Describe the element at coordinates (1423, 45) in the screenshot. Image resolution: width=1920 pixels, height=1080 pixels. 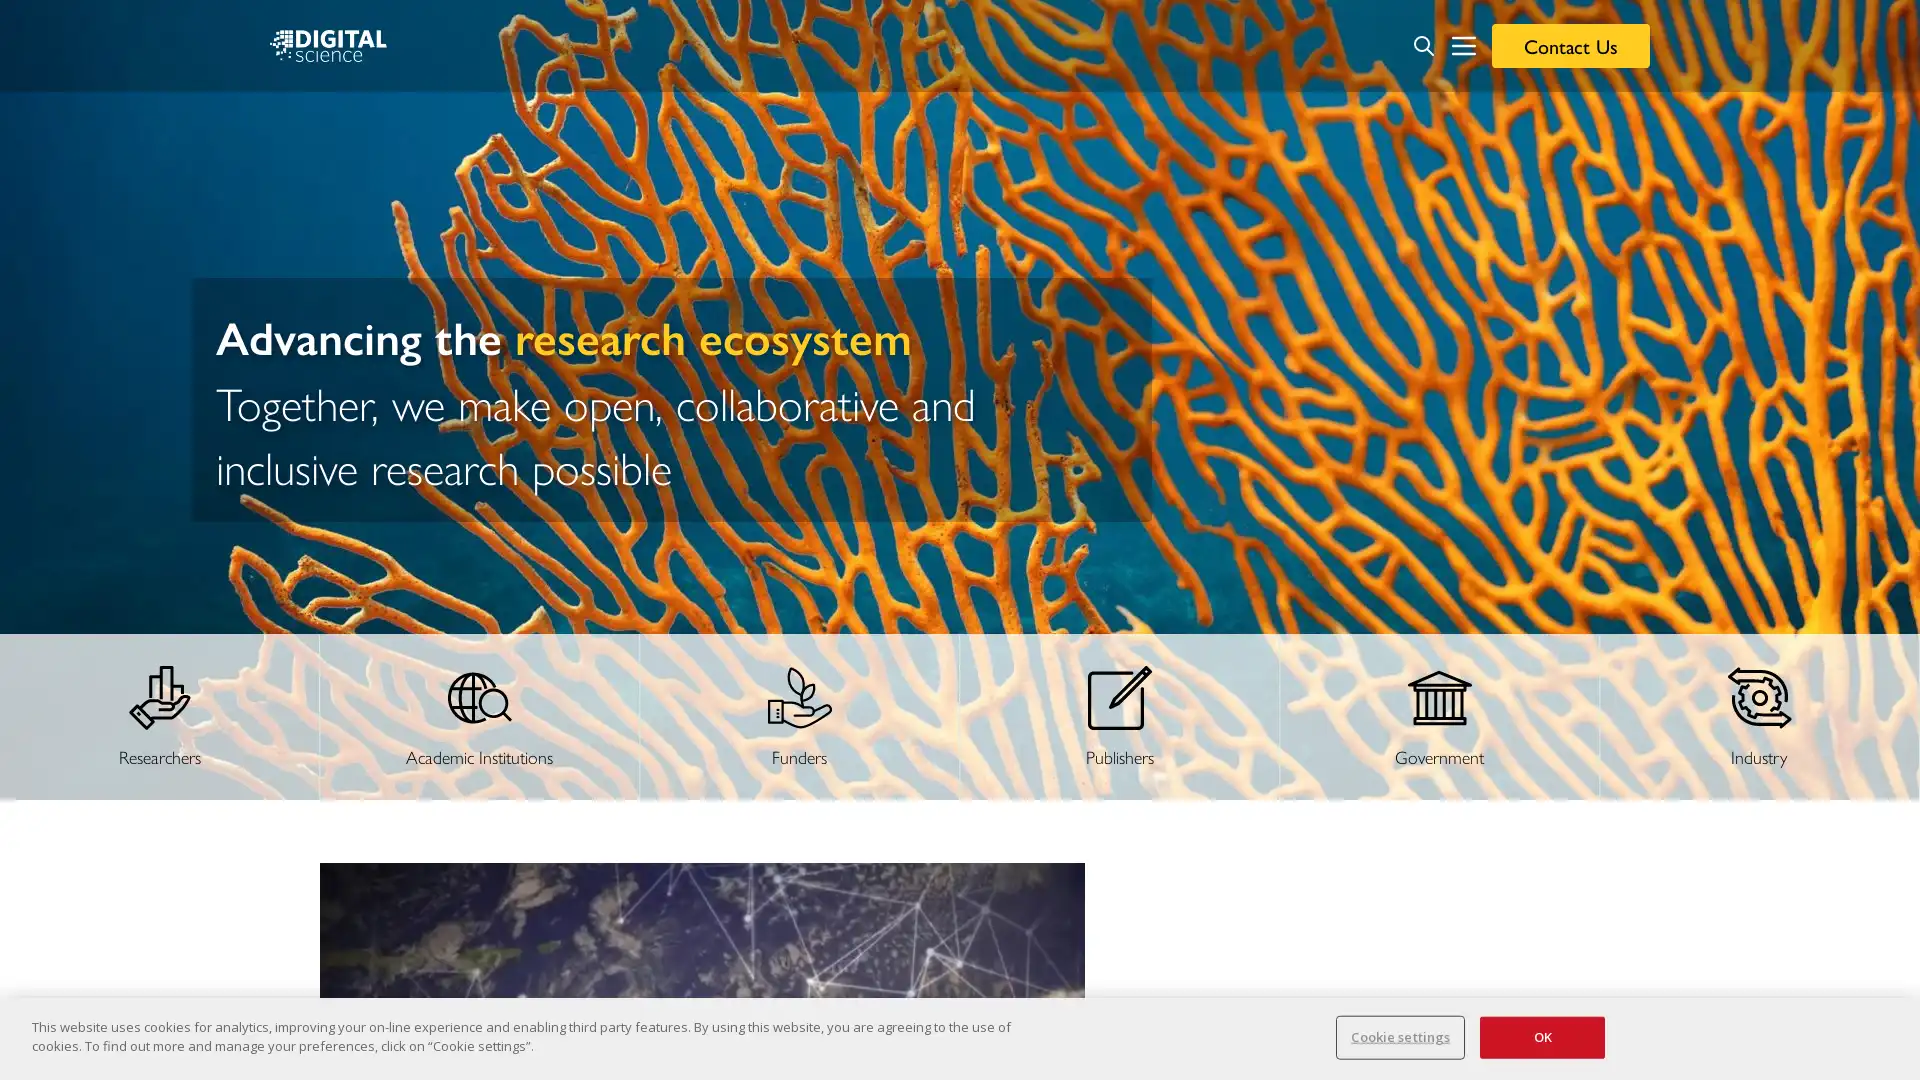
I see `Search` at that location.